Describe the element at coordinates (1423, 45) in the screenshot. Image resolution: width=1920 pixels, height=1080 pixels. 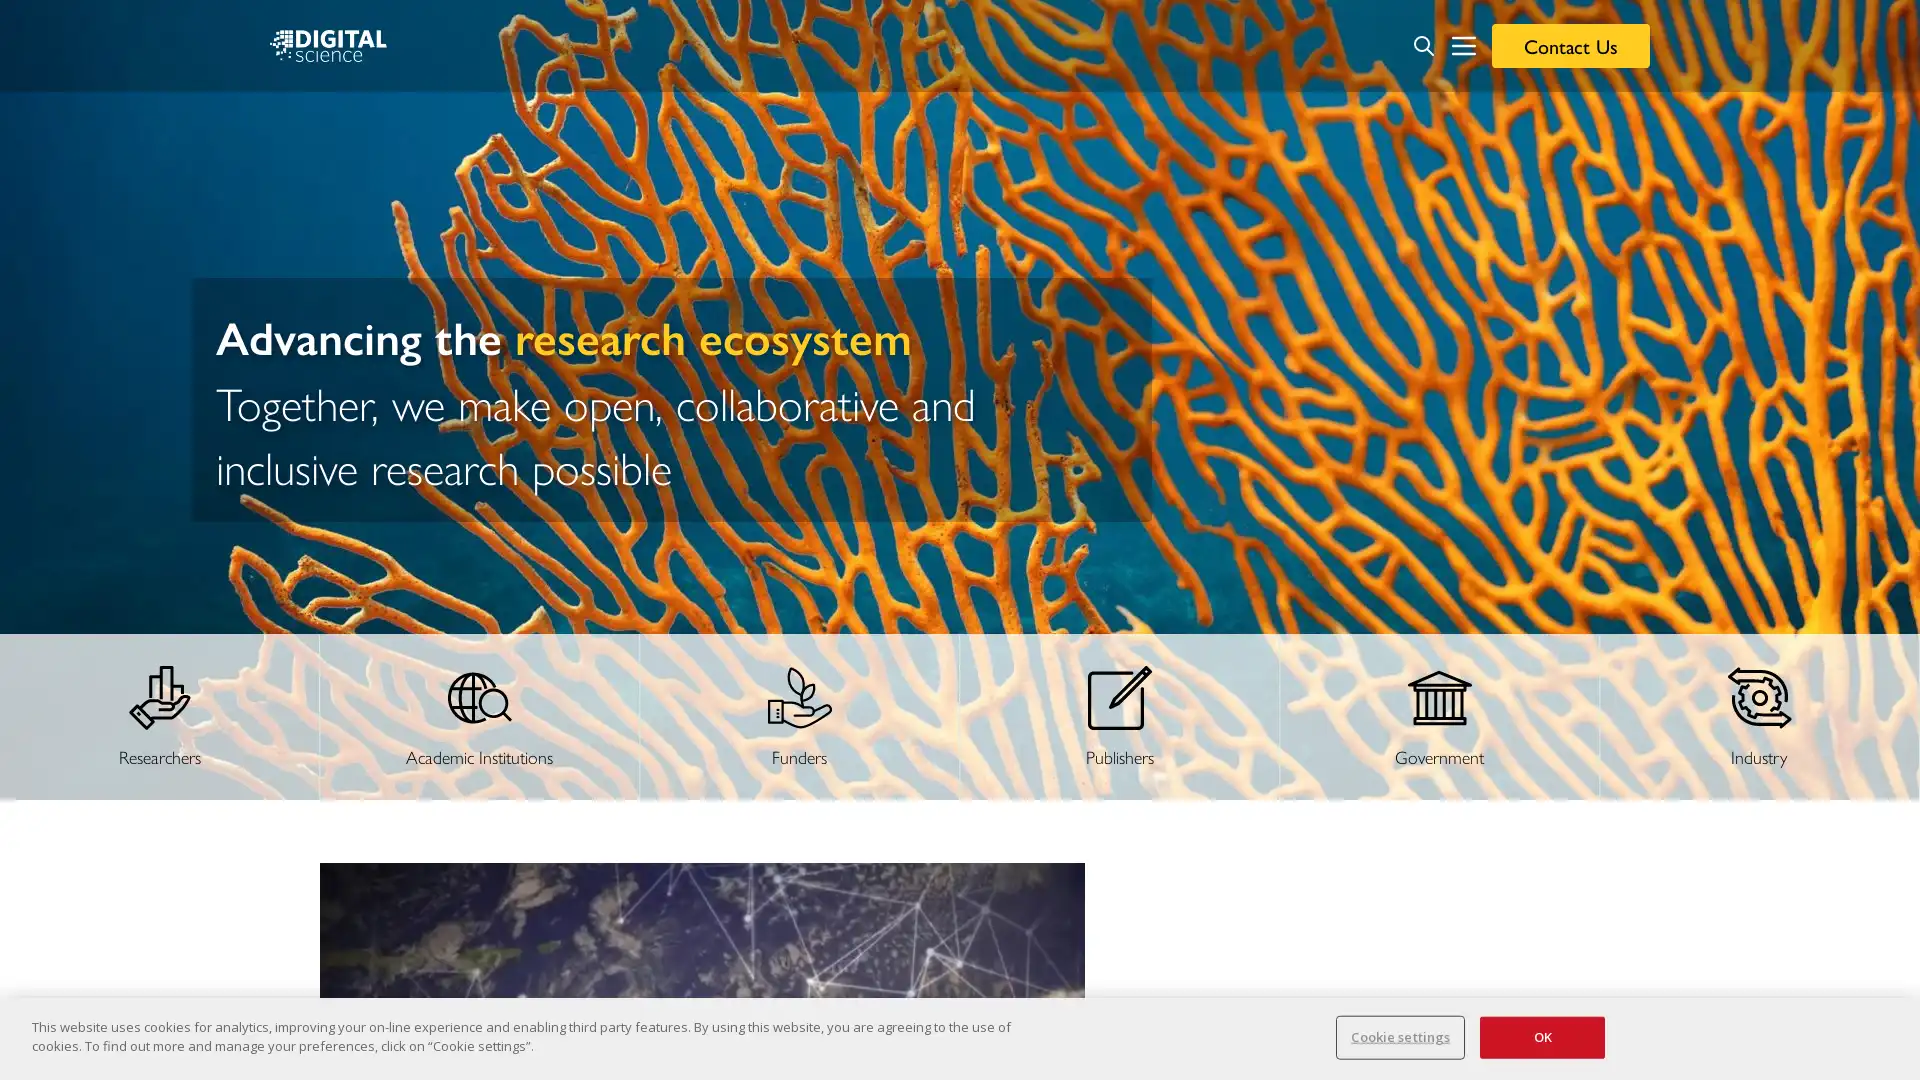
I see `Search` at that location.